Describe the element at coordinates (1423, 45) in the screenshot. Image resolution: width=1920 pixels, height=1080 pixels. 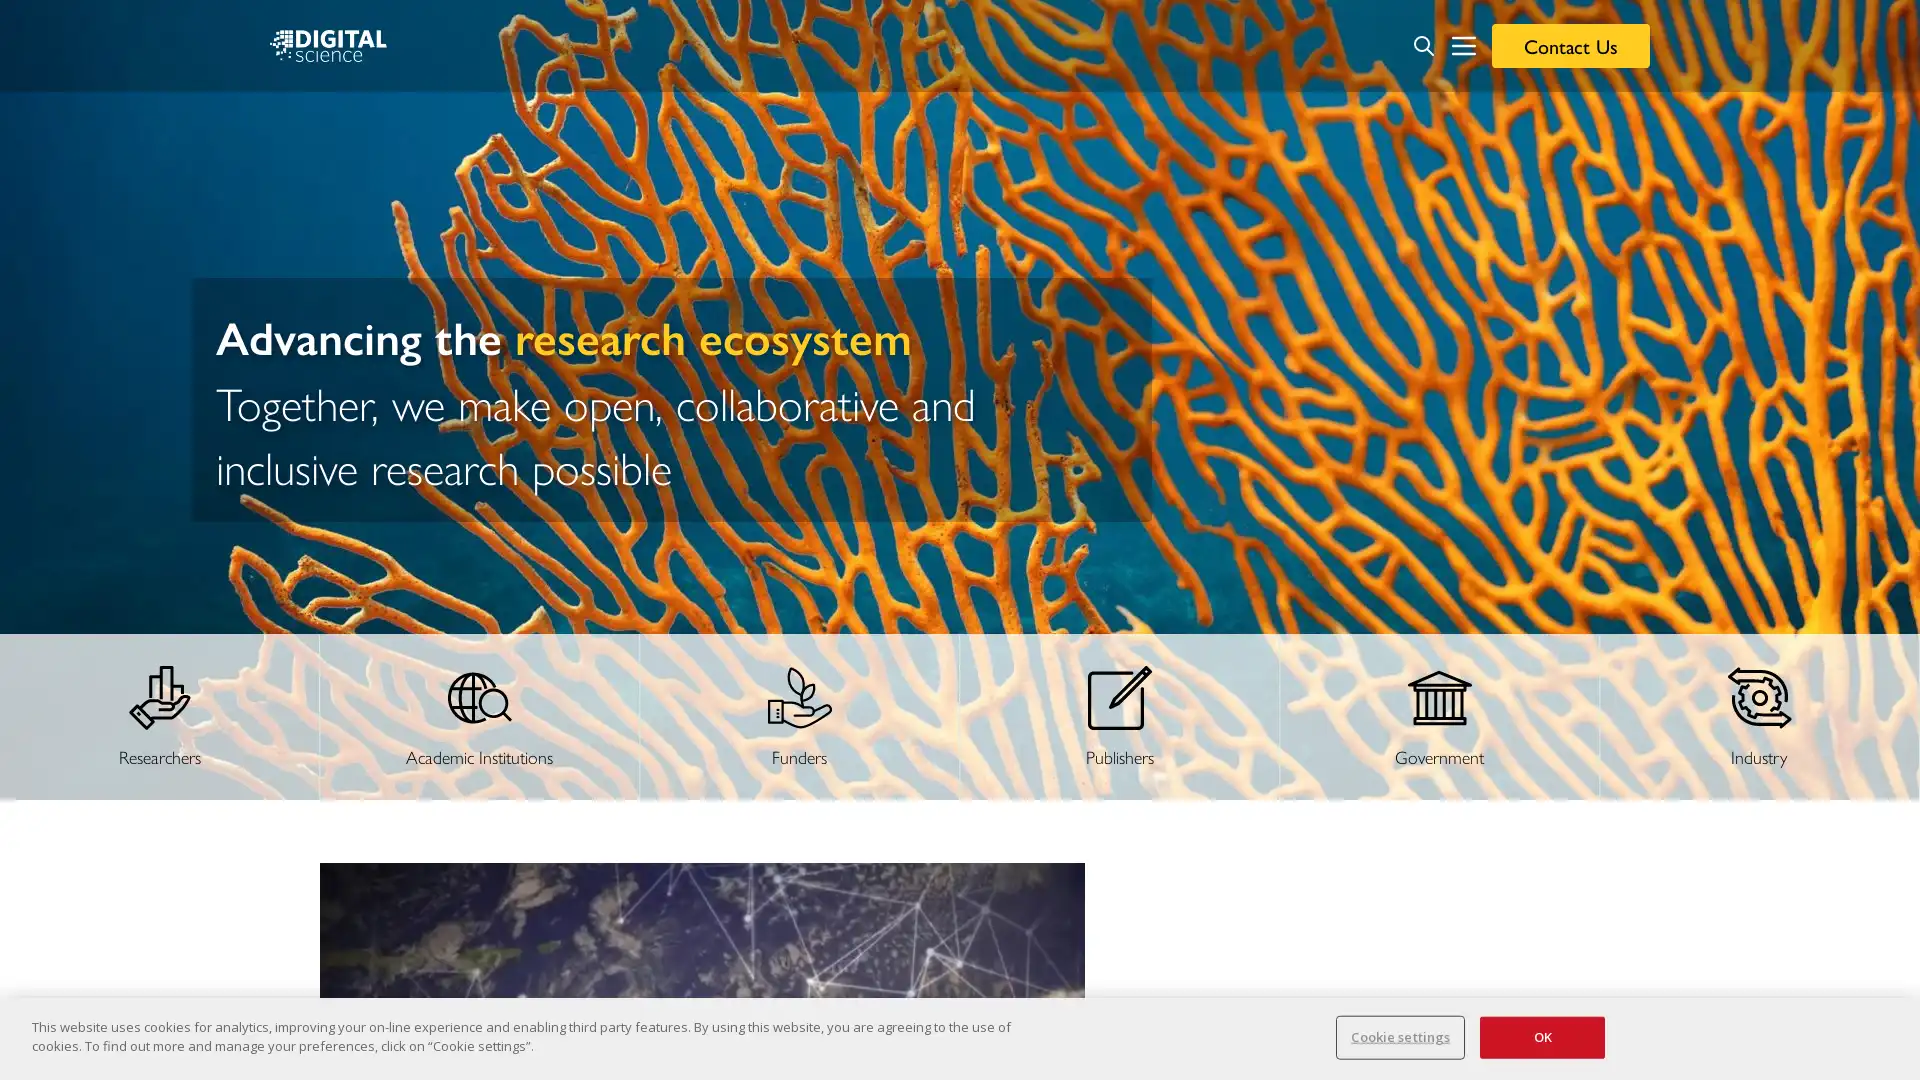
I see `Search` at that location.